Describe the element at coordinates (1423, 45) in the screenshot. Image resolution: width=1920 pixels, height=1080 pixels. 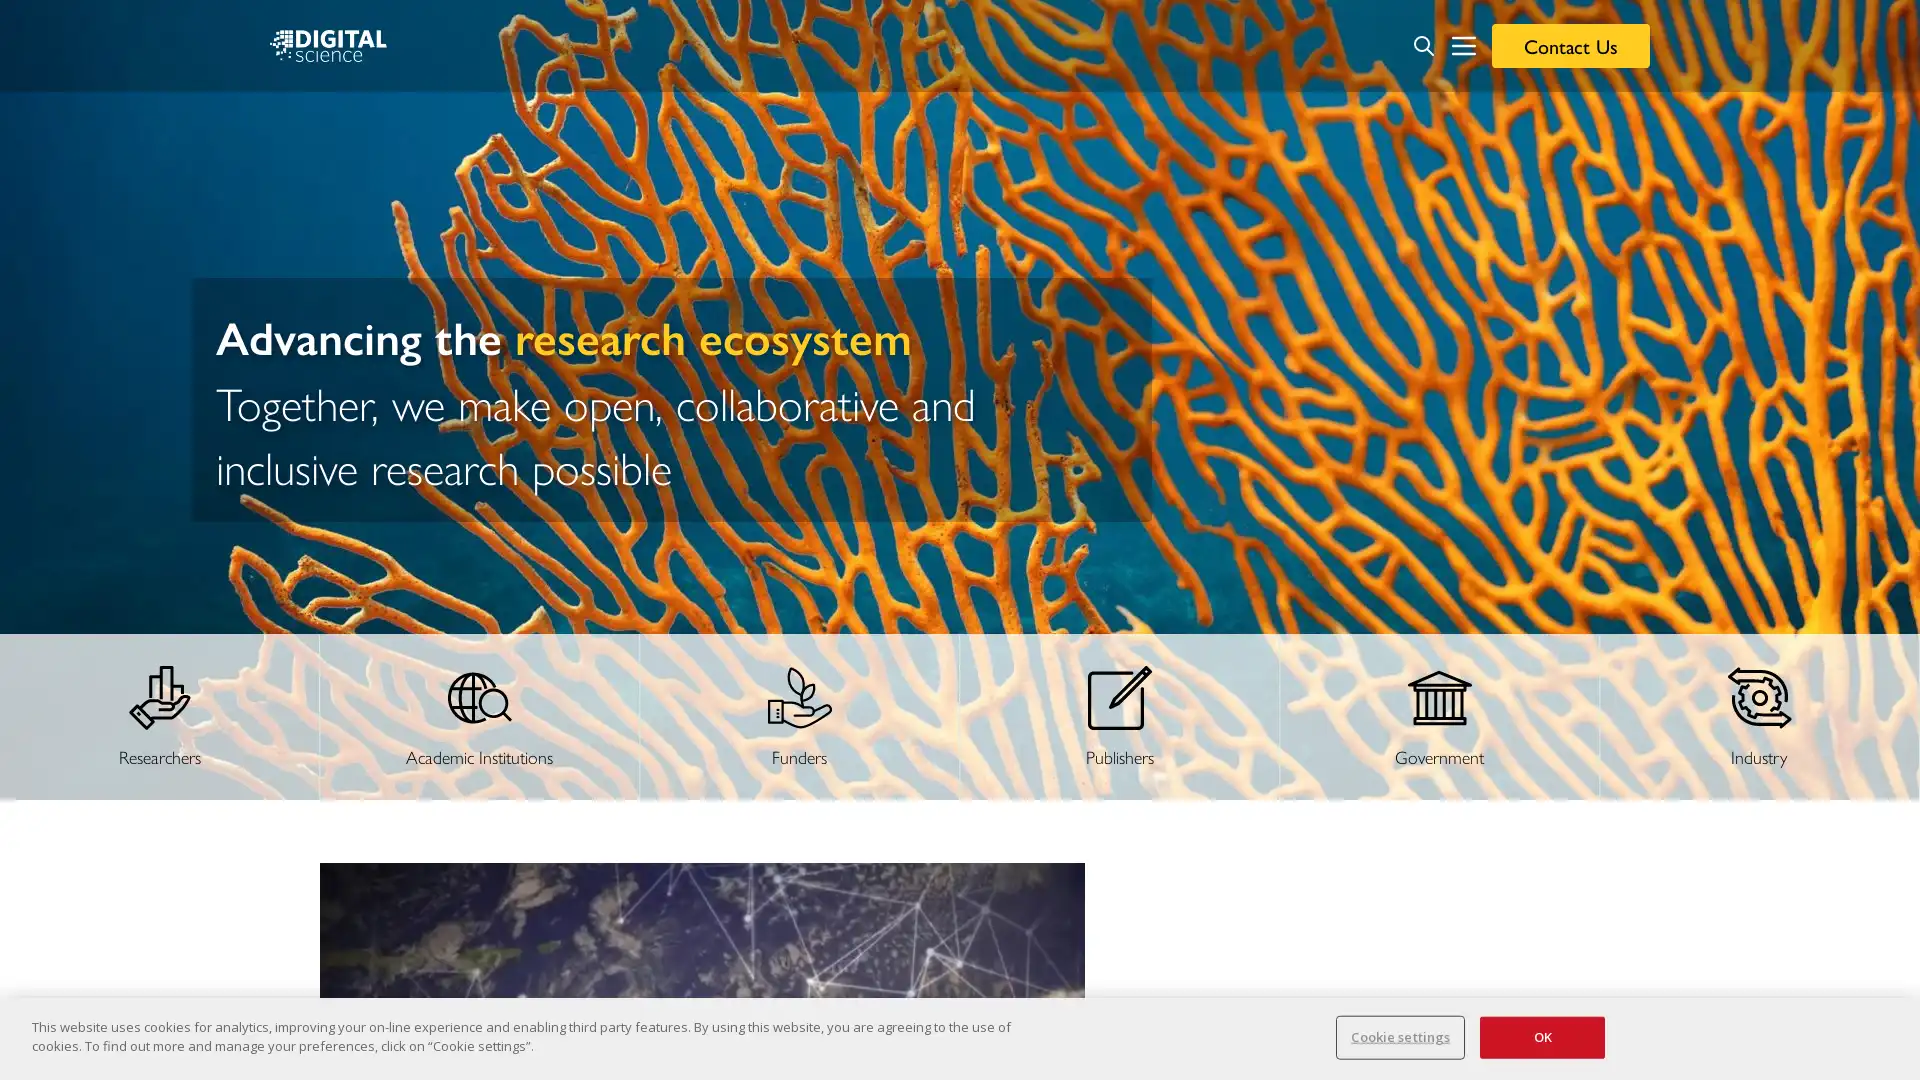
I see `Search` at that location.